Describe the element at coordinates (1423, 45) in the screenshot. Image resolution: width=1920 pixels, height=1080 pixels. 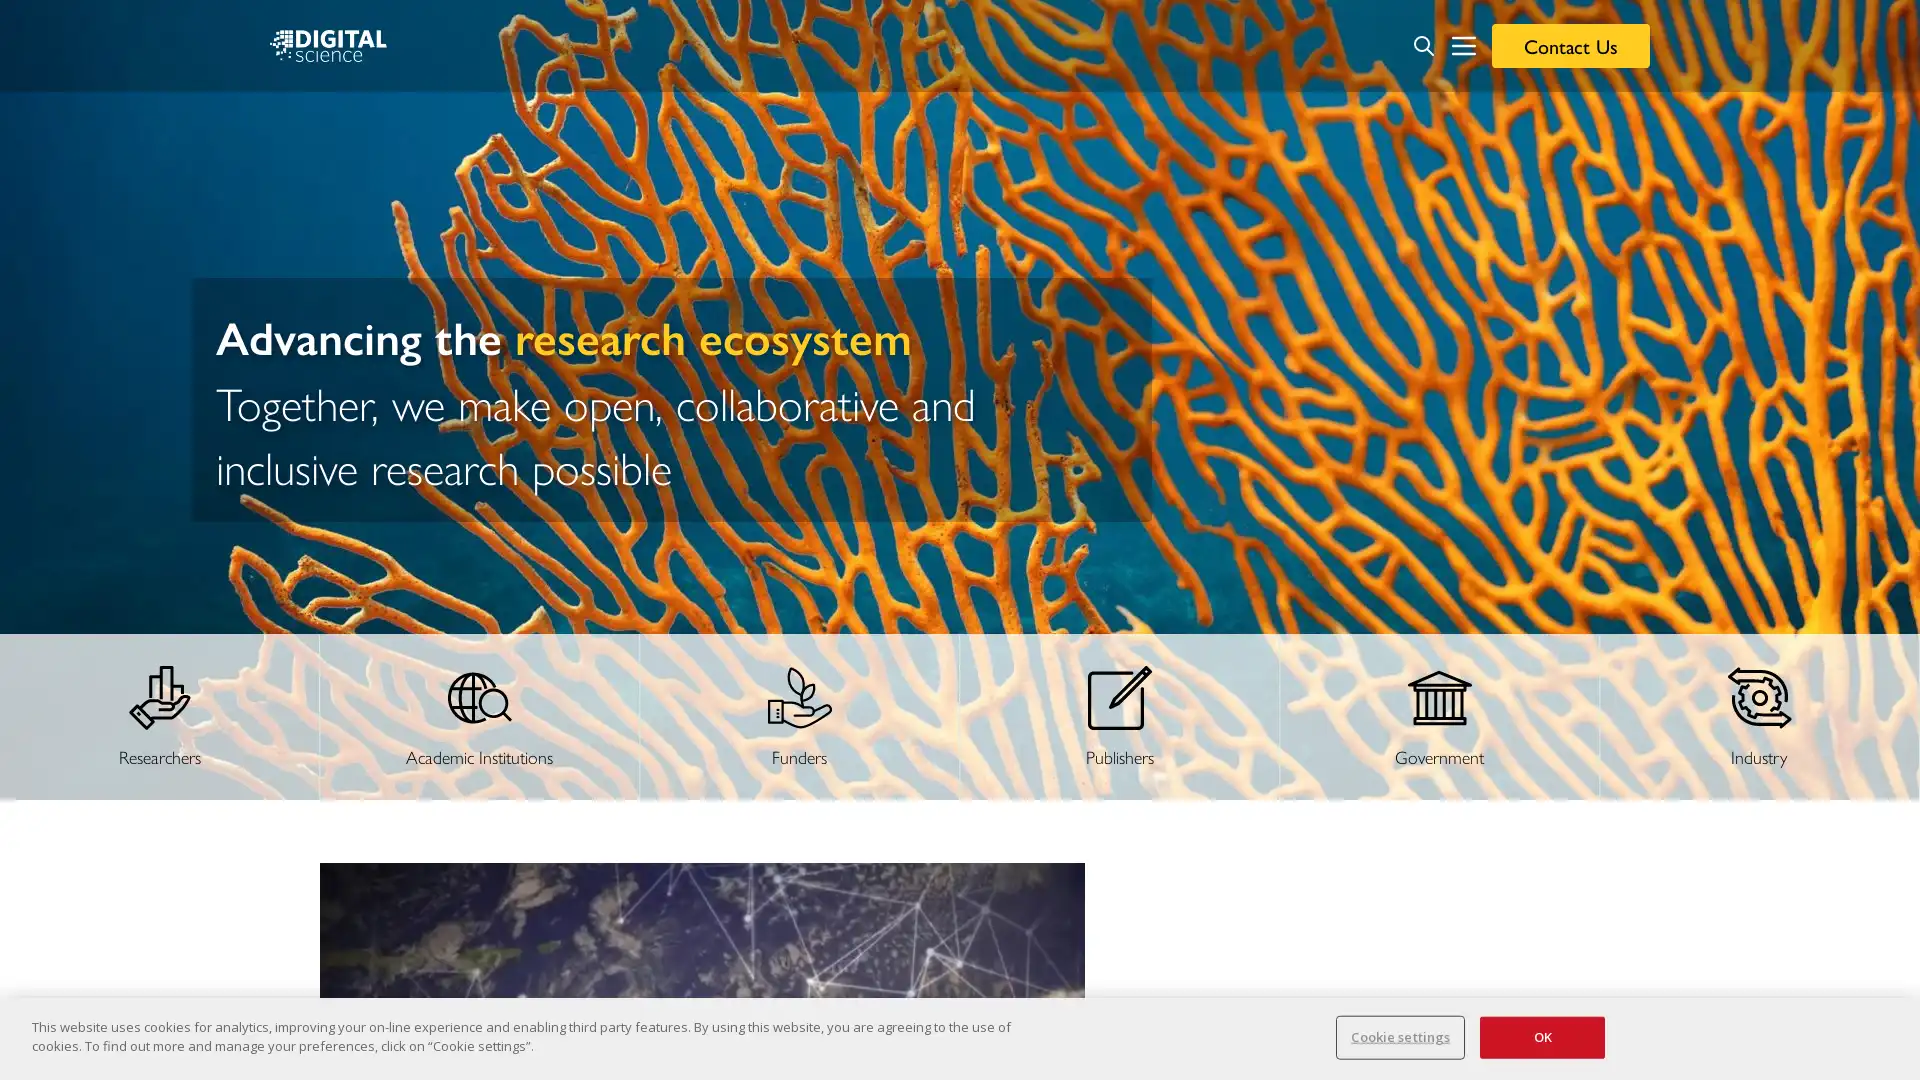
I see `Search` at that location.